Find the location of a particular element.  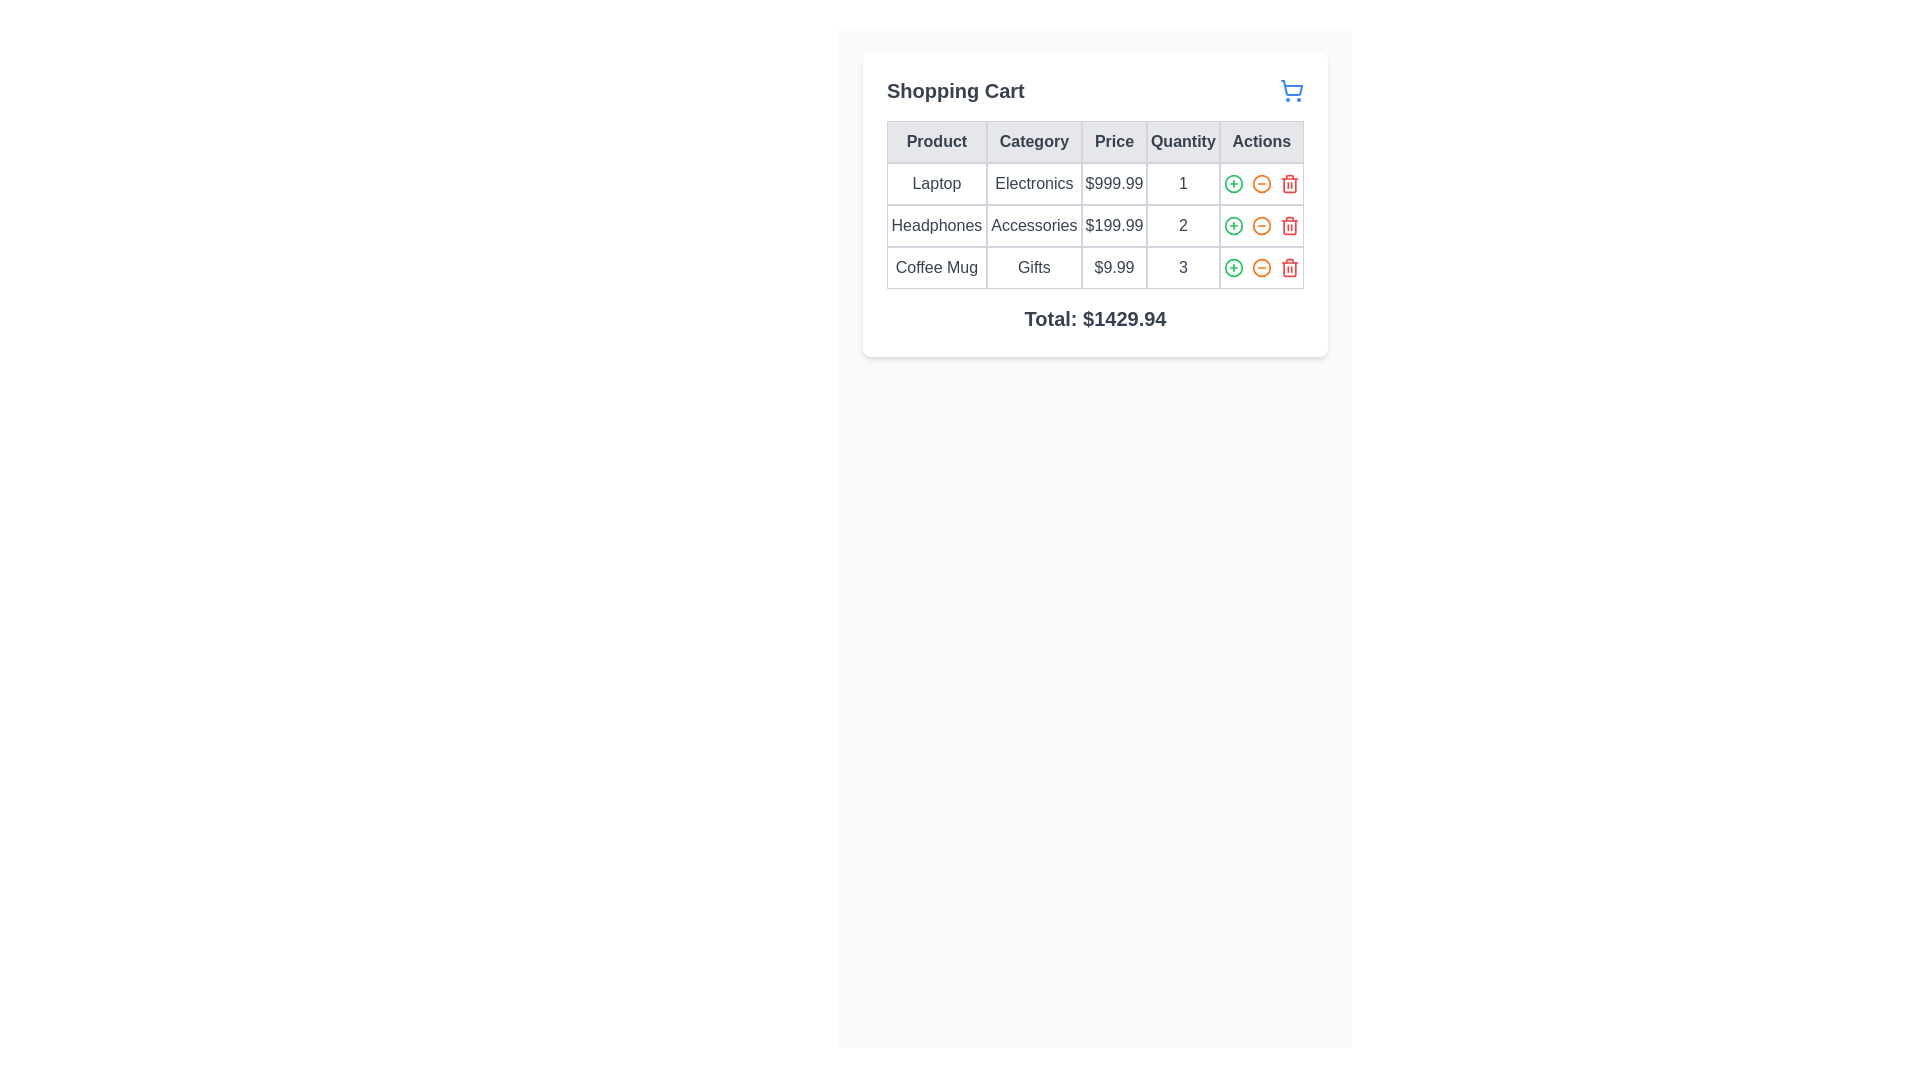

the second button in the 'Actions' column of the third row in the shopping cart table to decrease the quantity of the associated item is located at coordinates (1260, 266).